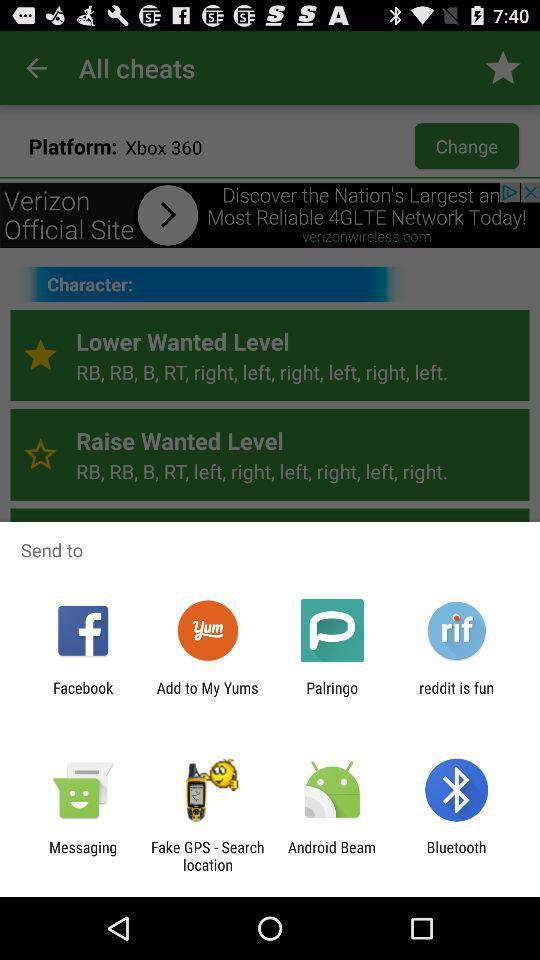 Image resolution: width=540 pixels, height=960 pixels. What do you see at coordinates (332, 855) in the screenshot?
I see `the item to the left of the bluetooth app` at bounding box center [332, 855].